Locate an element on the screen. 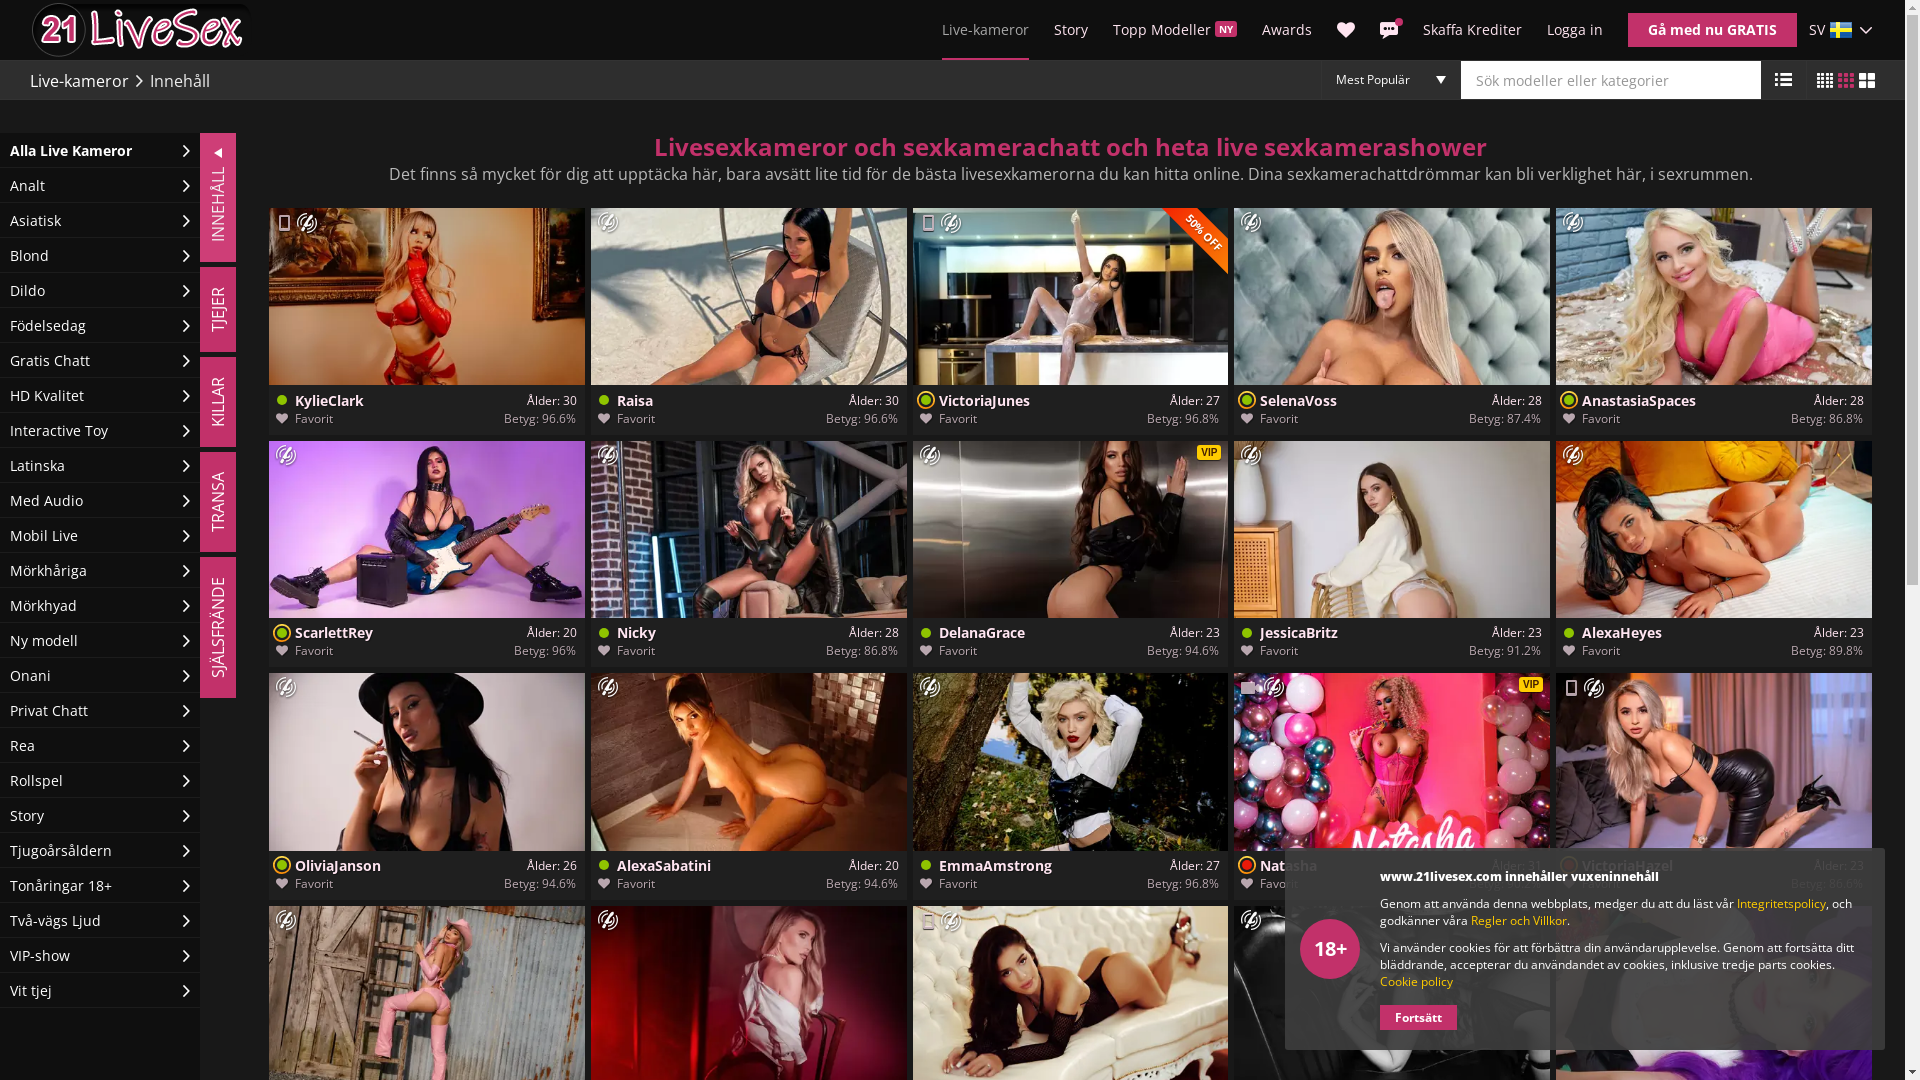 Image resolution: width=1920 pixels, height=1080 pixels. 'Onani' is located at coordinates (99, 675).